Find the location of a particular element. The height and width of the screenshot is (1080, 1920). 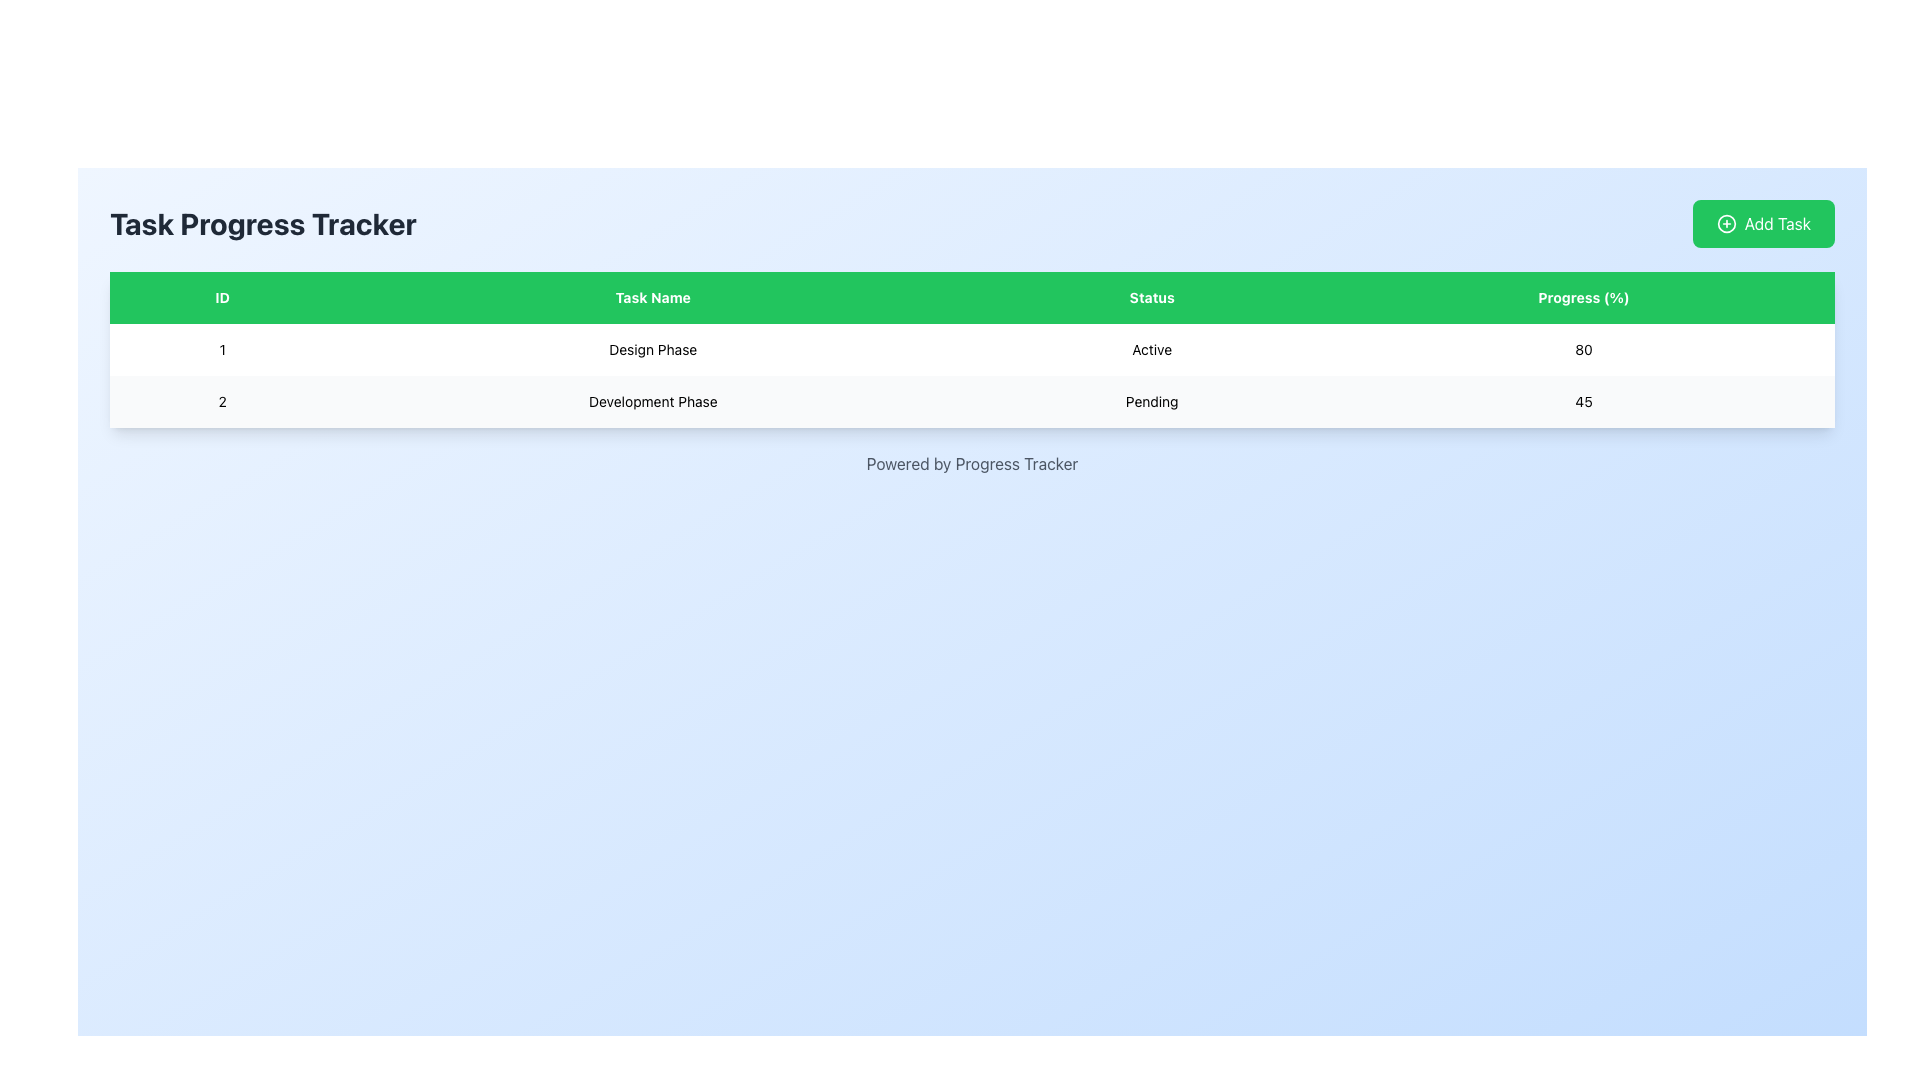

displayed text in the fourth cell of the table row representing the 'Design Phase' project, which shows the progress percentage value '80' is located at coordinates (1583, 349).